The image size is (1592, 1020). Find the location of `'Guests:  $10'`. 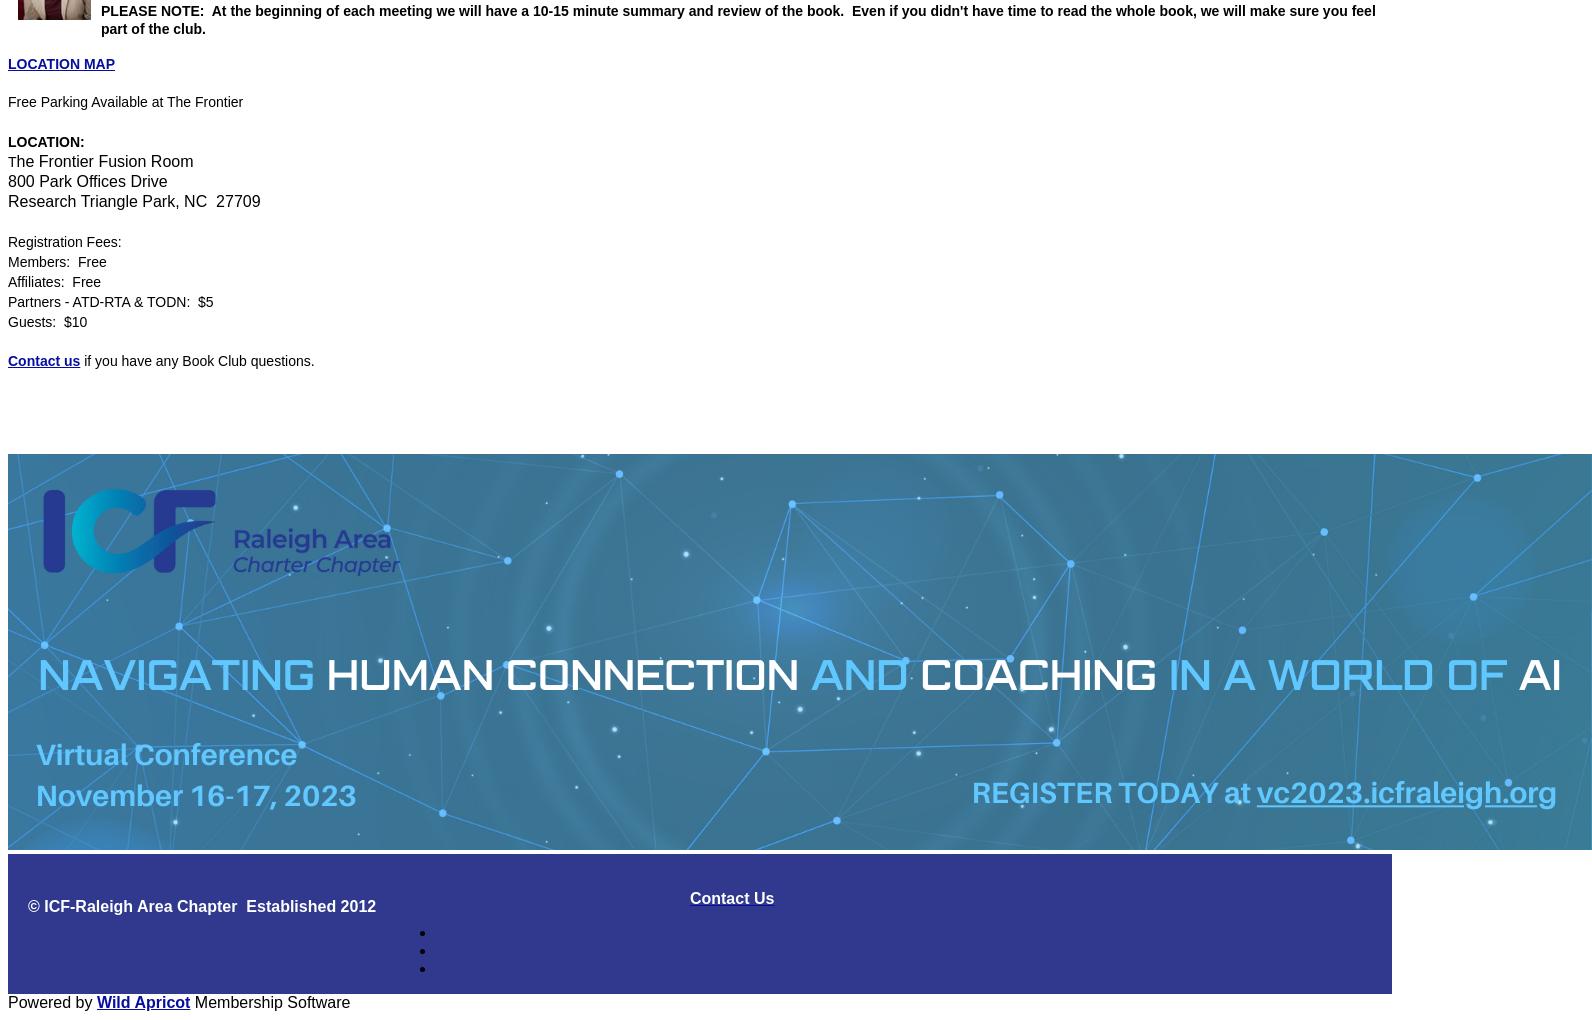

'Guests:  $10' is located at coordinates (7, 320).